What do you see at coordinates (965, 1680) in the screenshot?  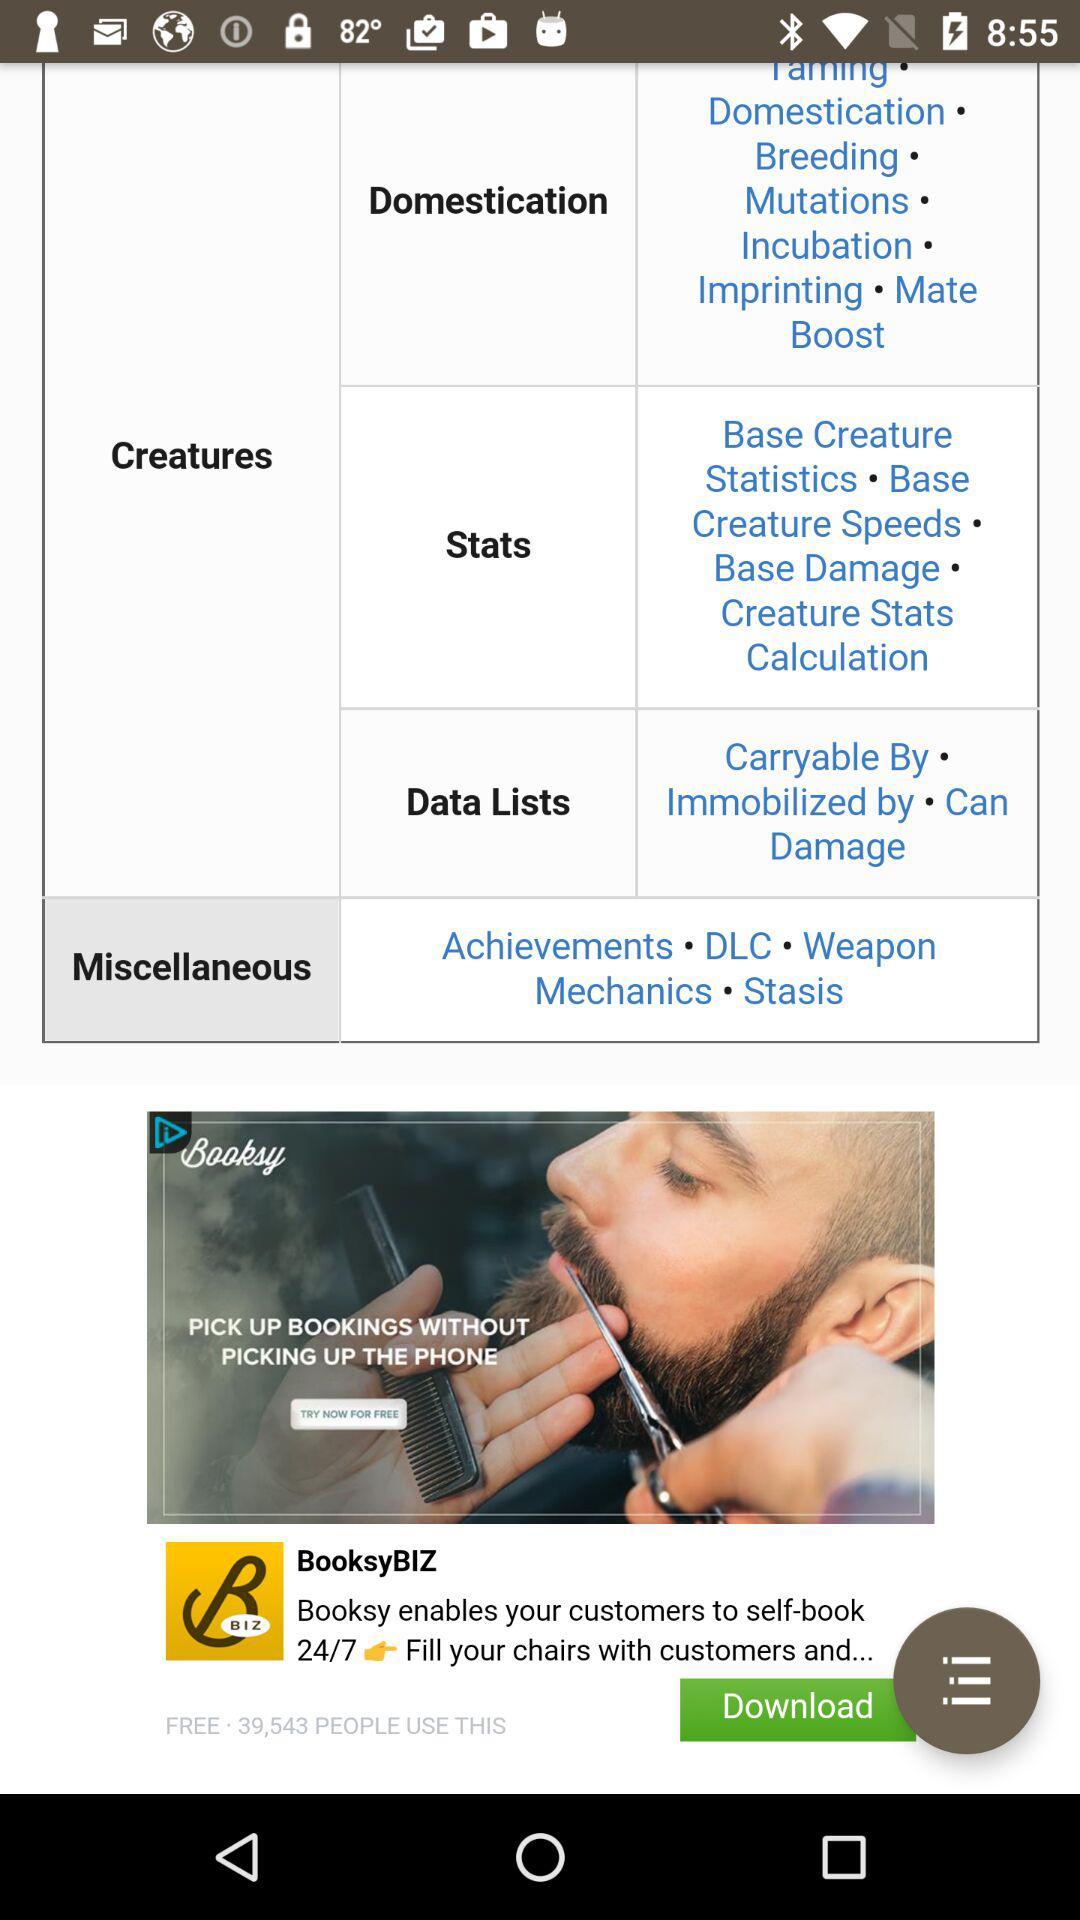 I see `the list icon` at bounding box center [965, 1680].